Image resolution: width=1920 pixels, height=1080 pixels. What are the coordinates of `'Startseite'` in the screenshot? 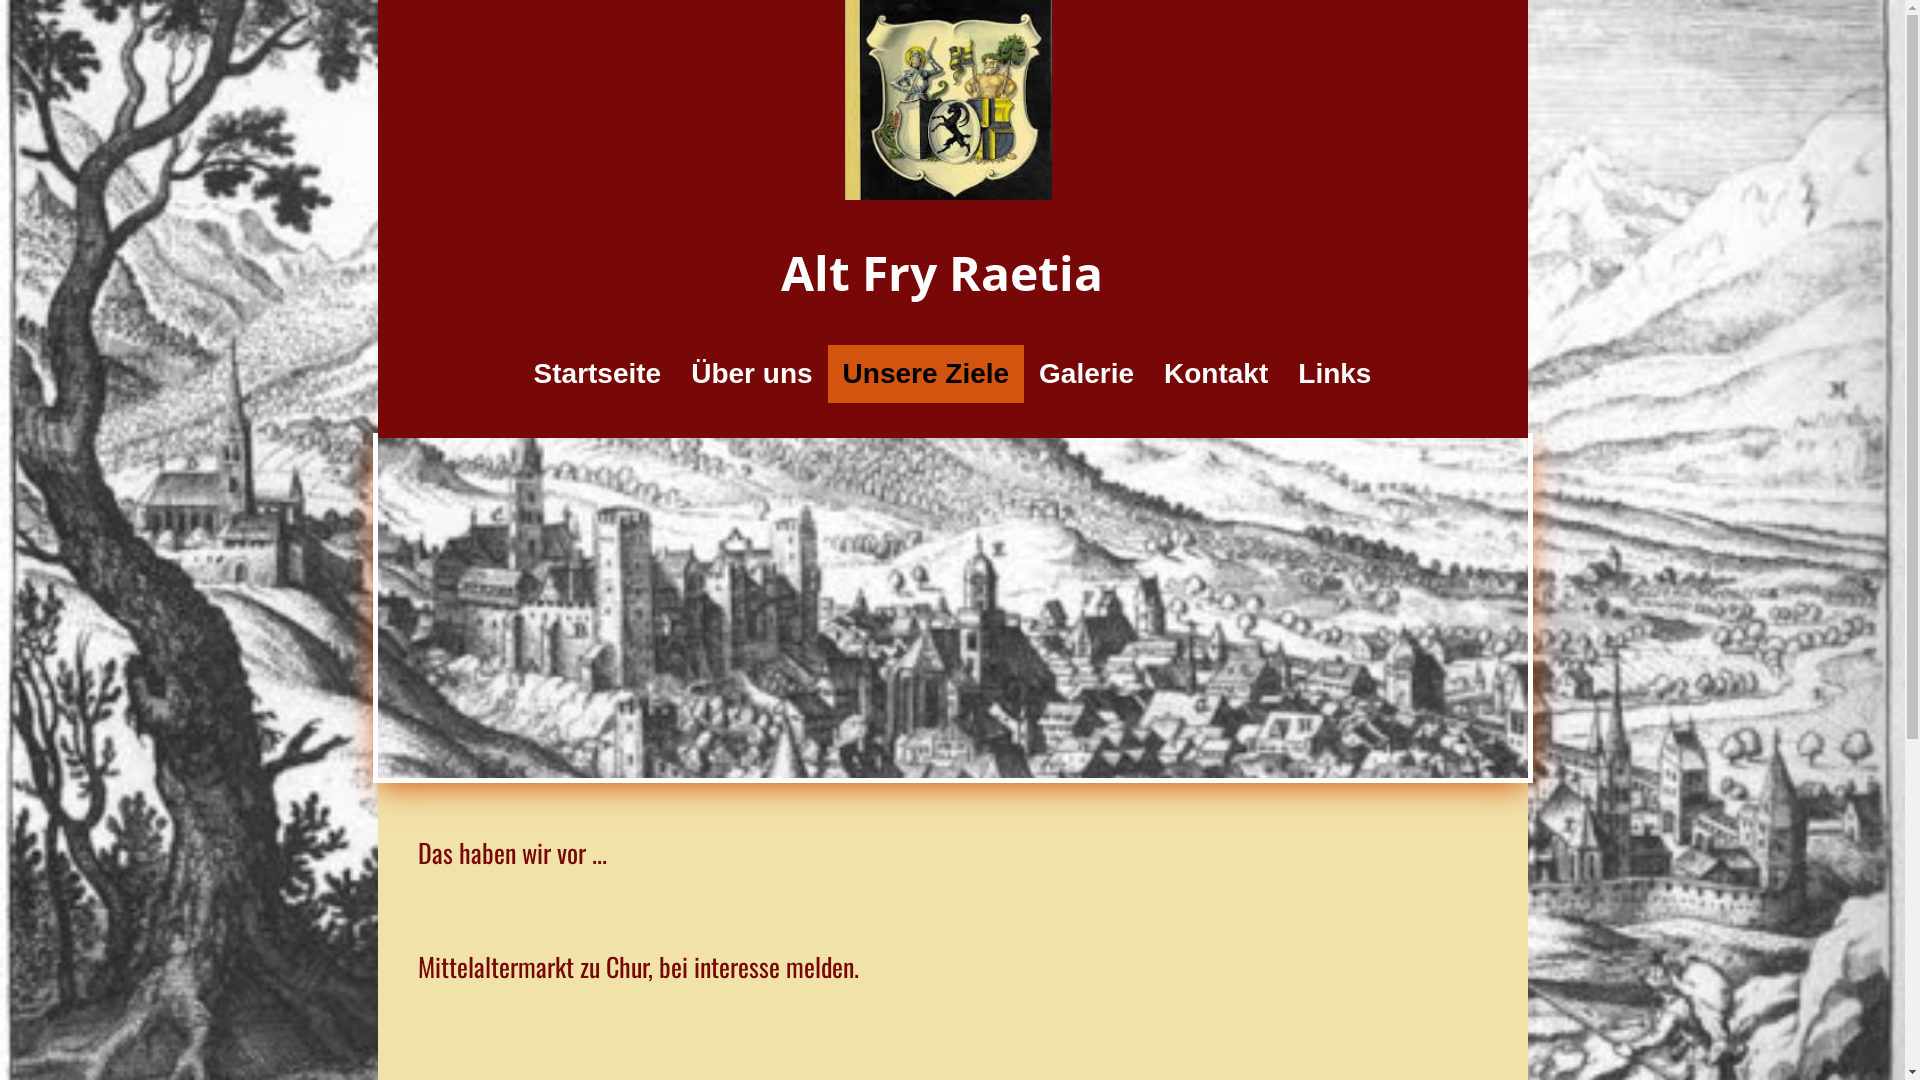 It's located at (518, 374).